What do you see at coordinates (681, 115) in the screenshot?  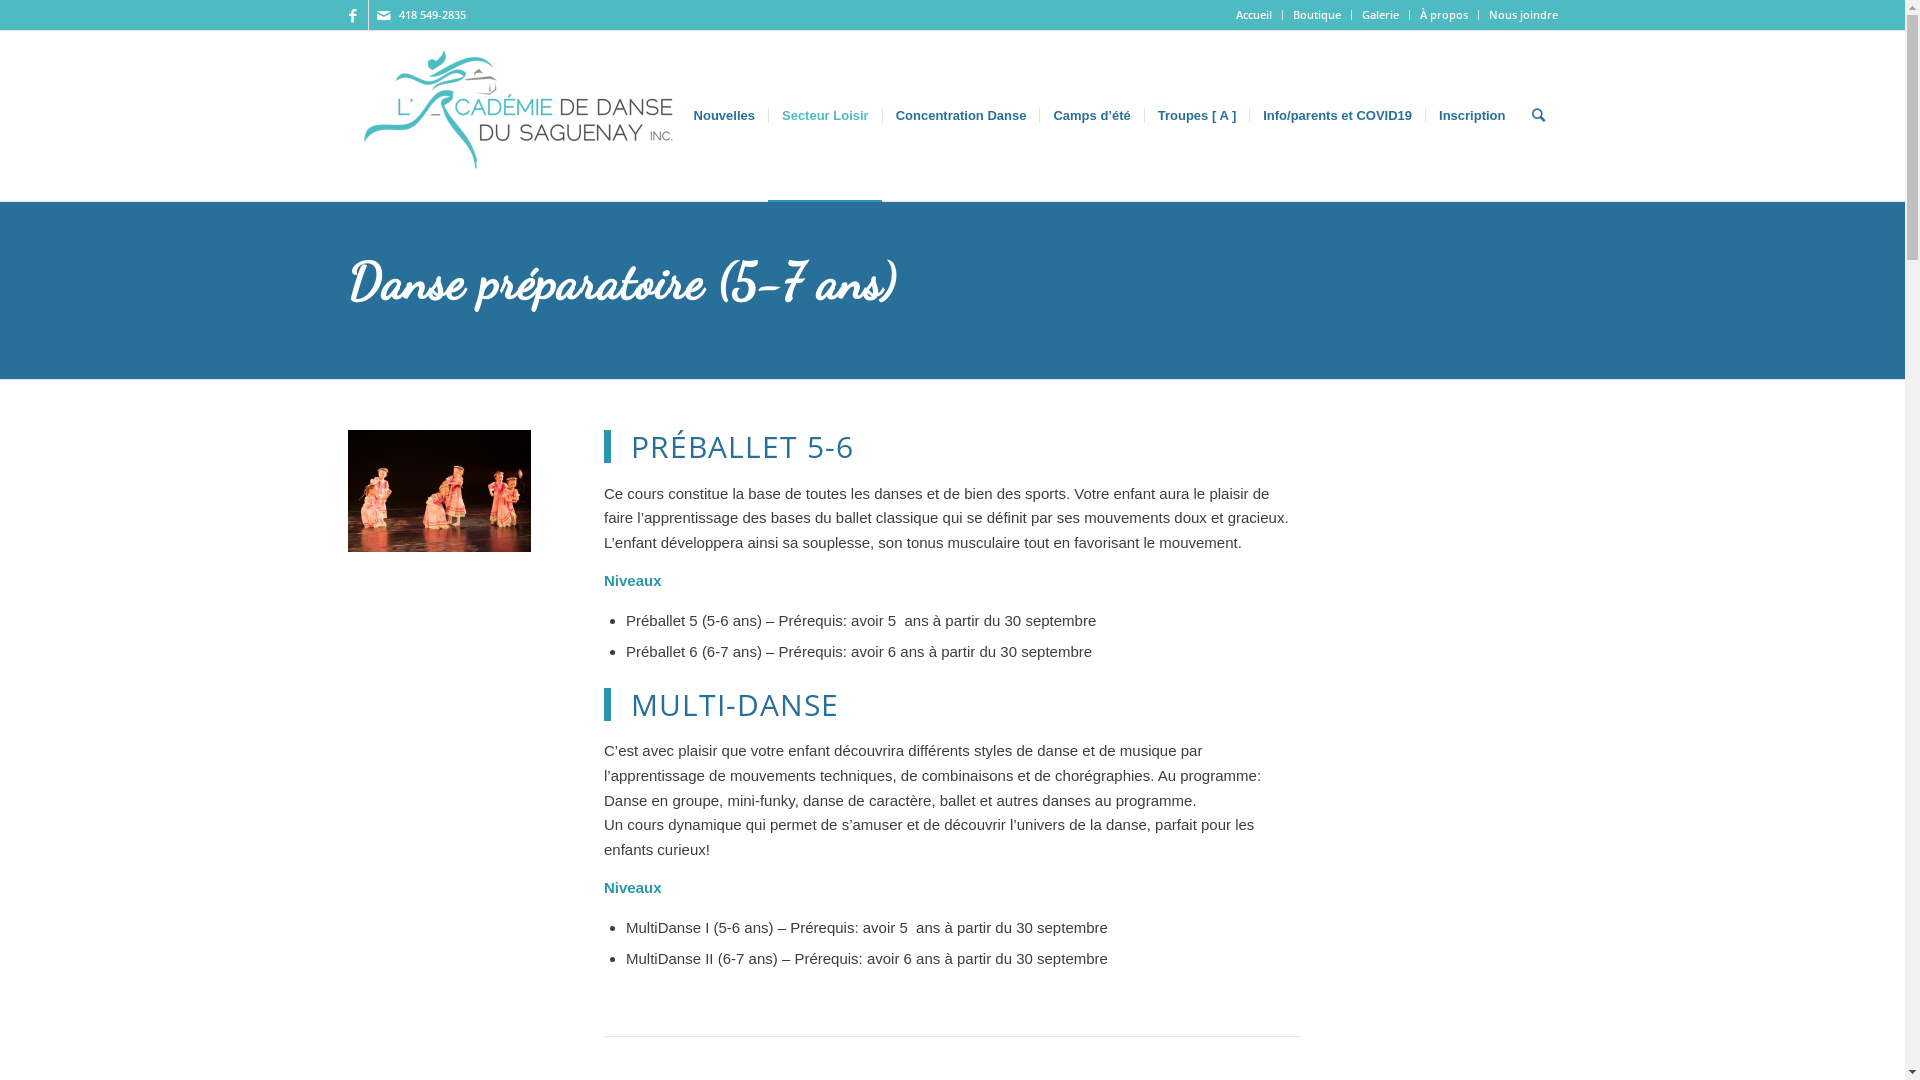 I see `'Nouvelles'` at bounding box center [681, 115].